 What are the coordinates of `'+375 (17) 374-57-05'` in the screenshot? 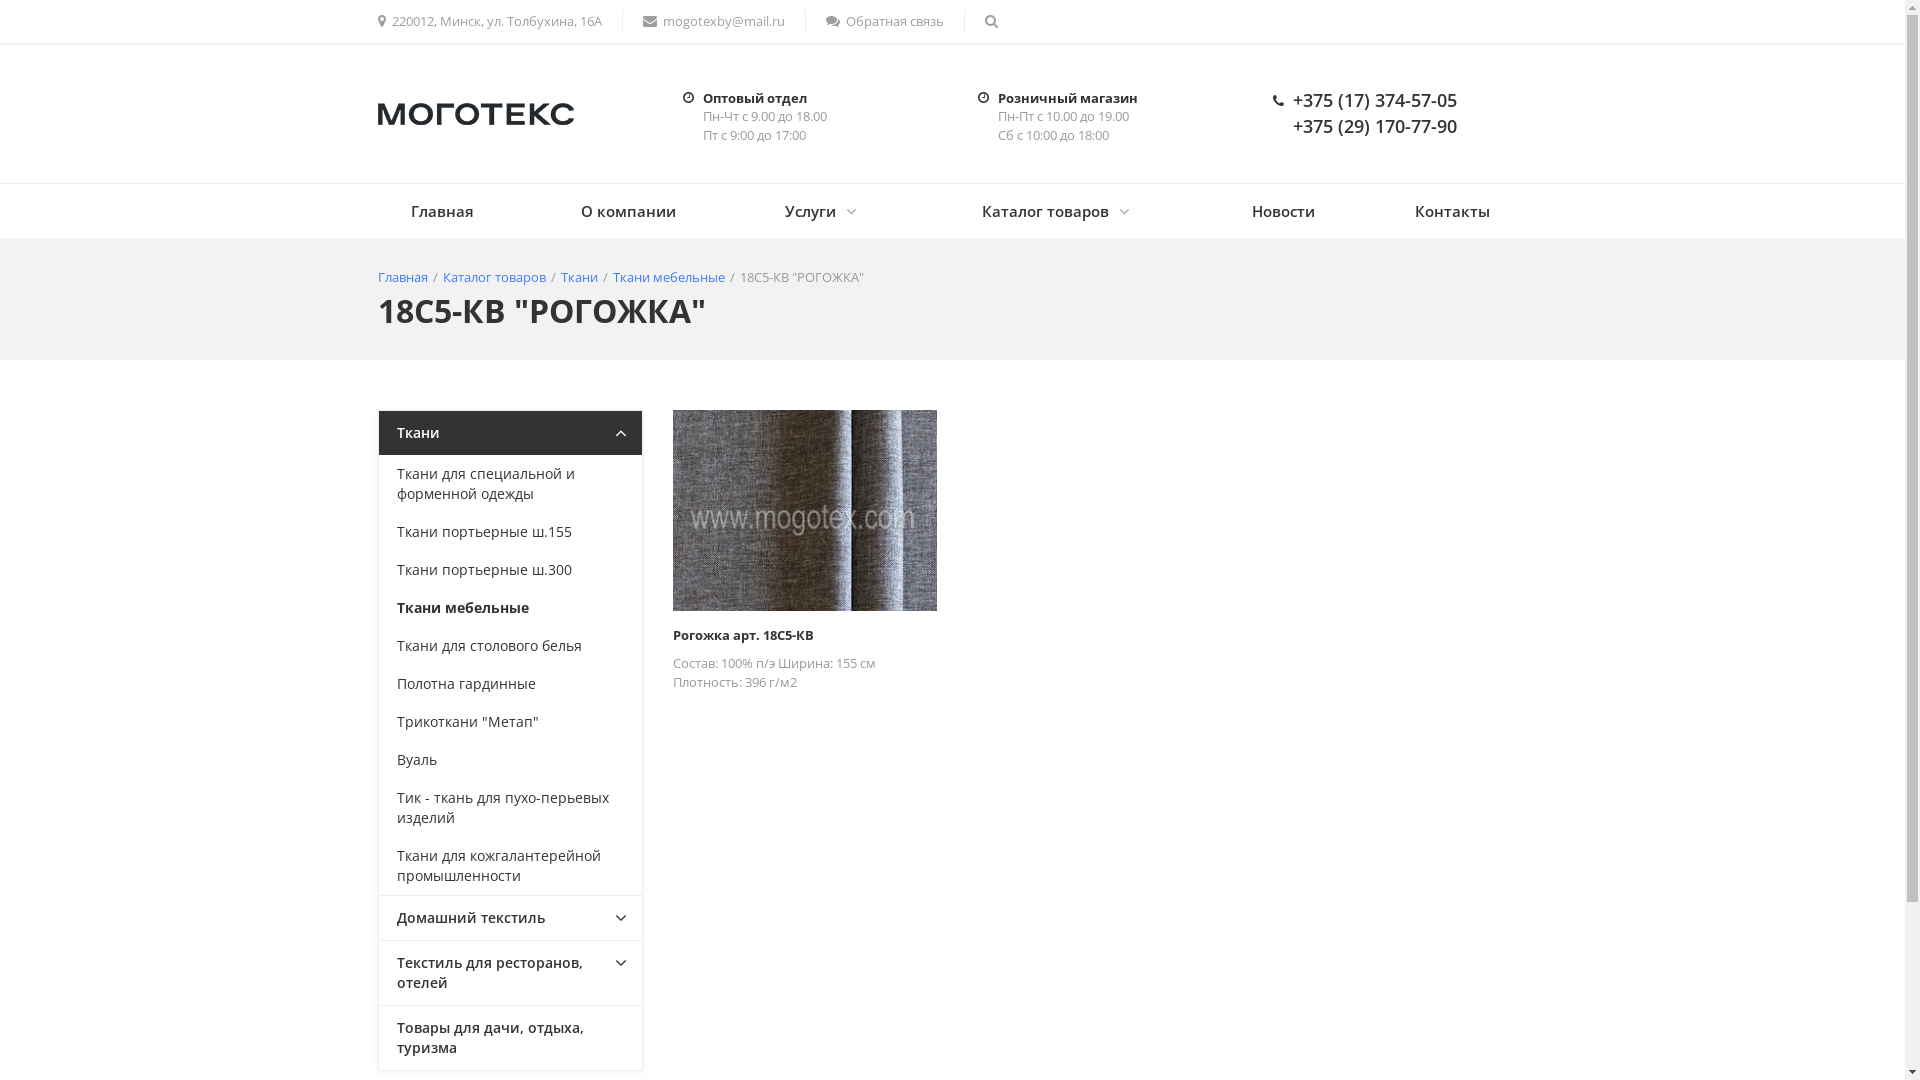 It's located at (1372, 100).